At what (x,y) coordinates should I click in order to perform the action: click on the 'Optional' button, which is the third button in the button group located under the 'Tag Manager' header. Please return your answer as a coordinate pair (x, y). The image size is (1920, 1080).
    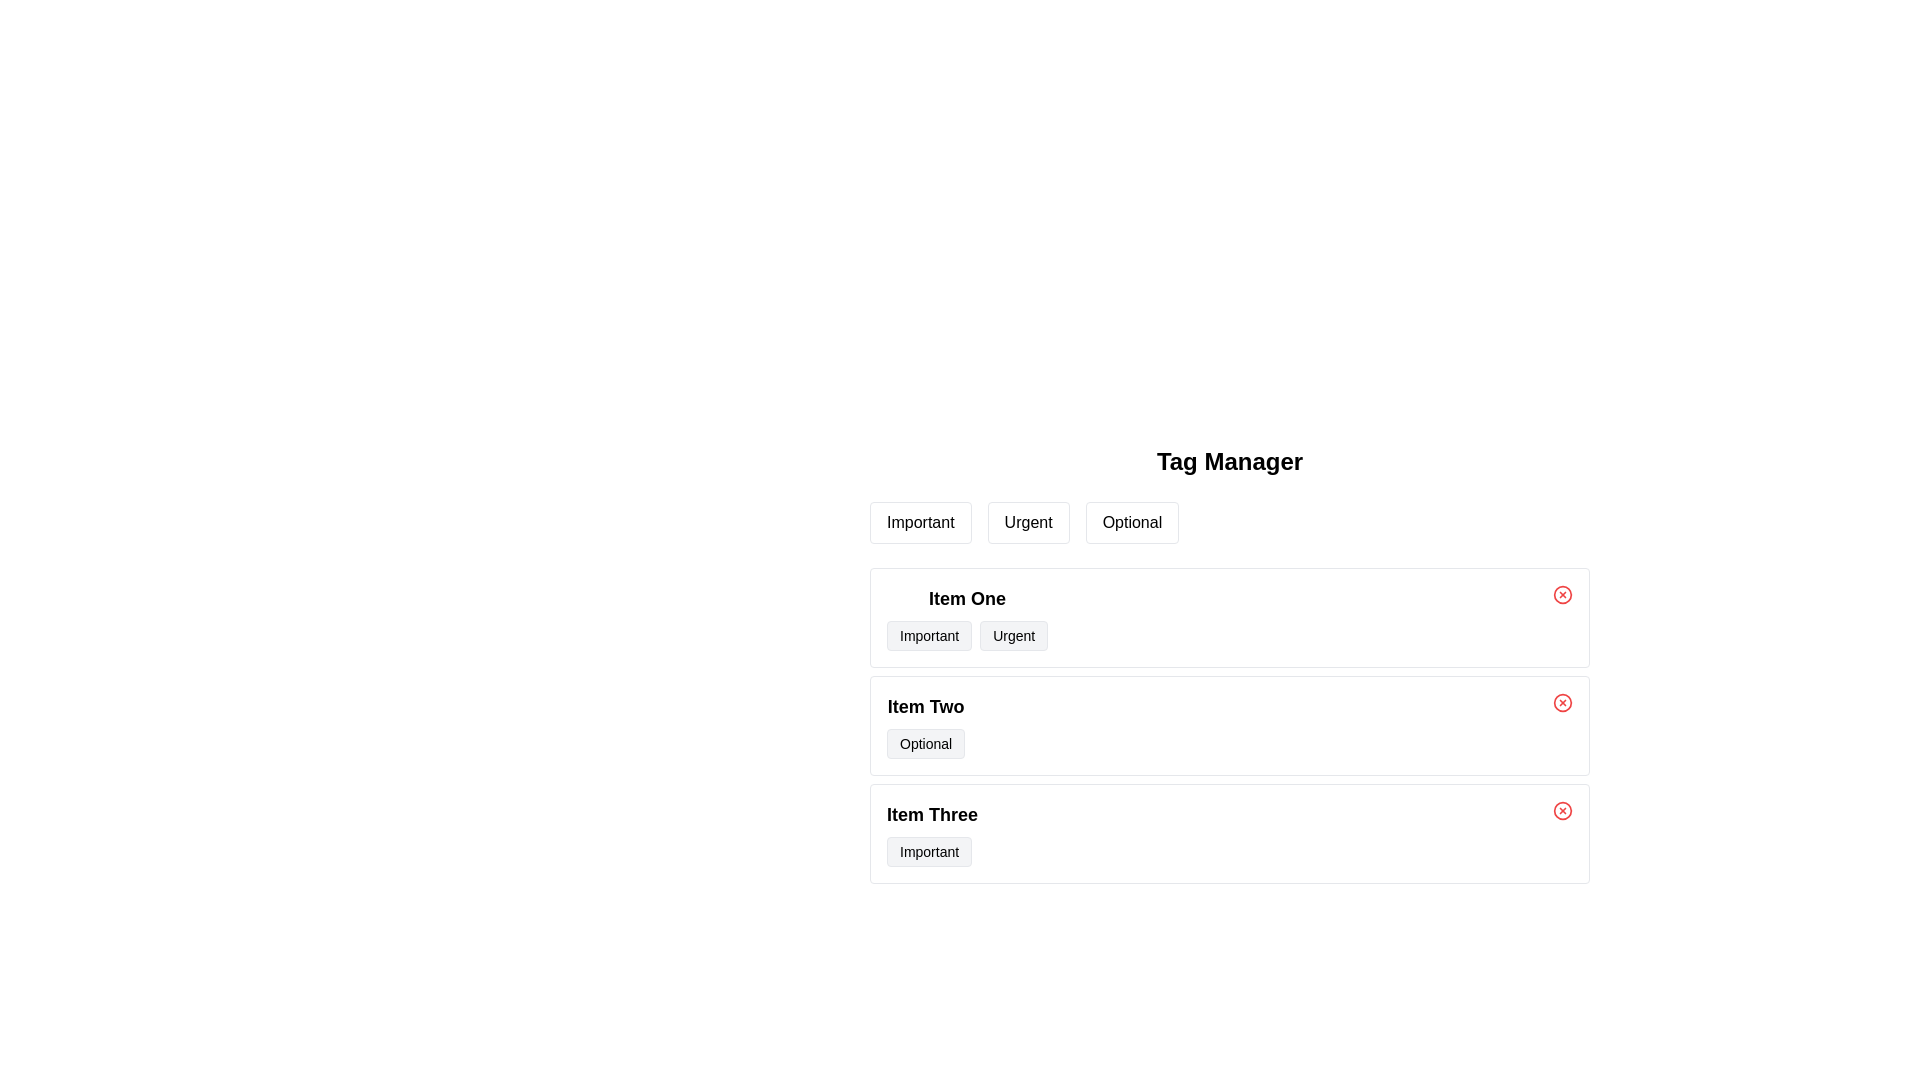
    Looking at the image, I should click on (1132, 522).